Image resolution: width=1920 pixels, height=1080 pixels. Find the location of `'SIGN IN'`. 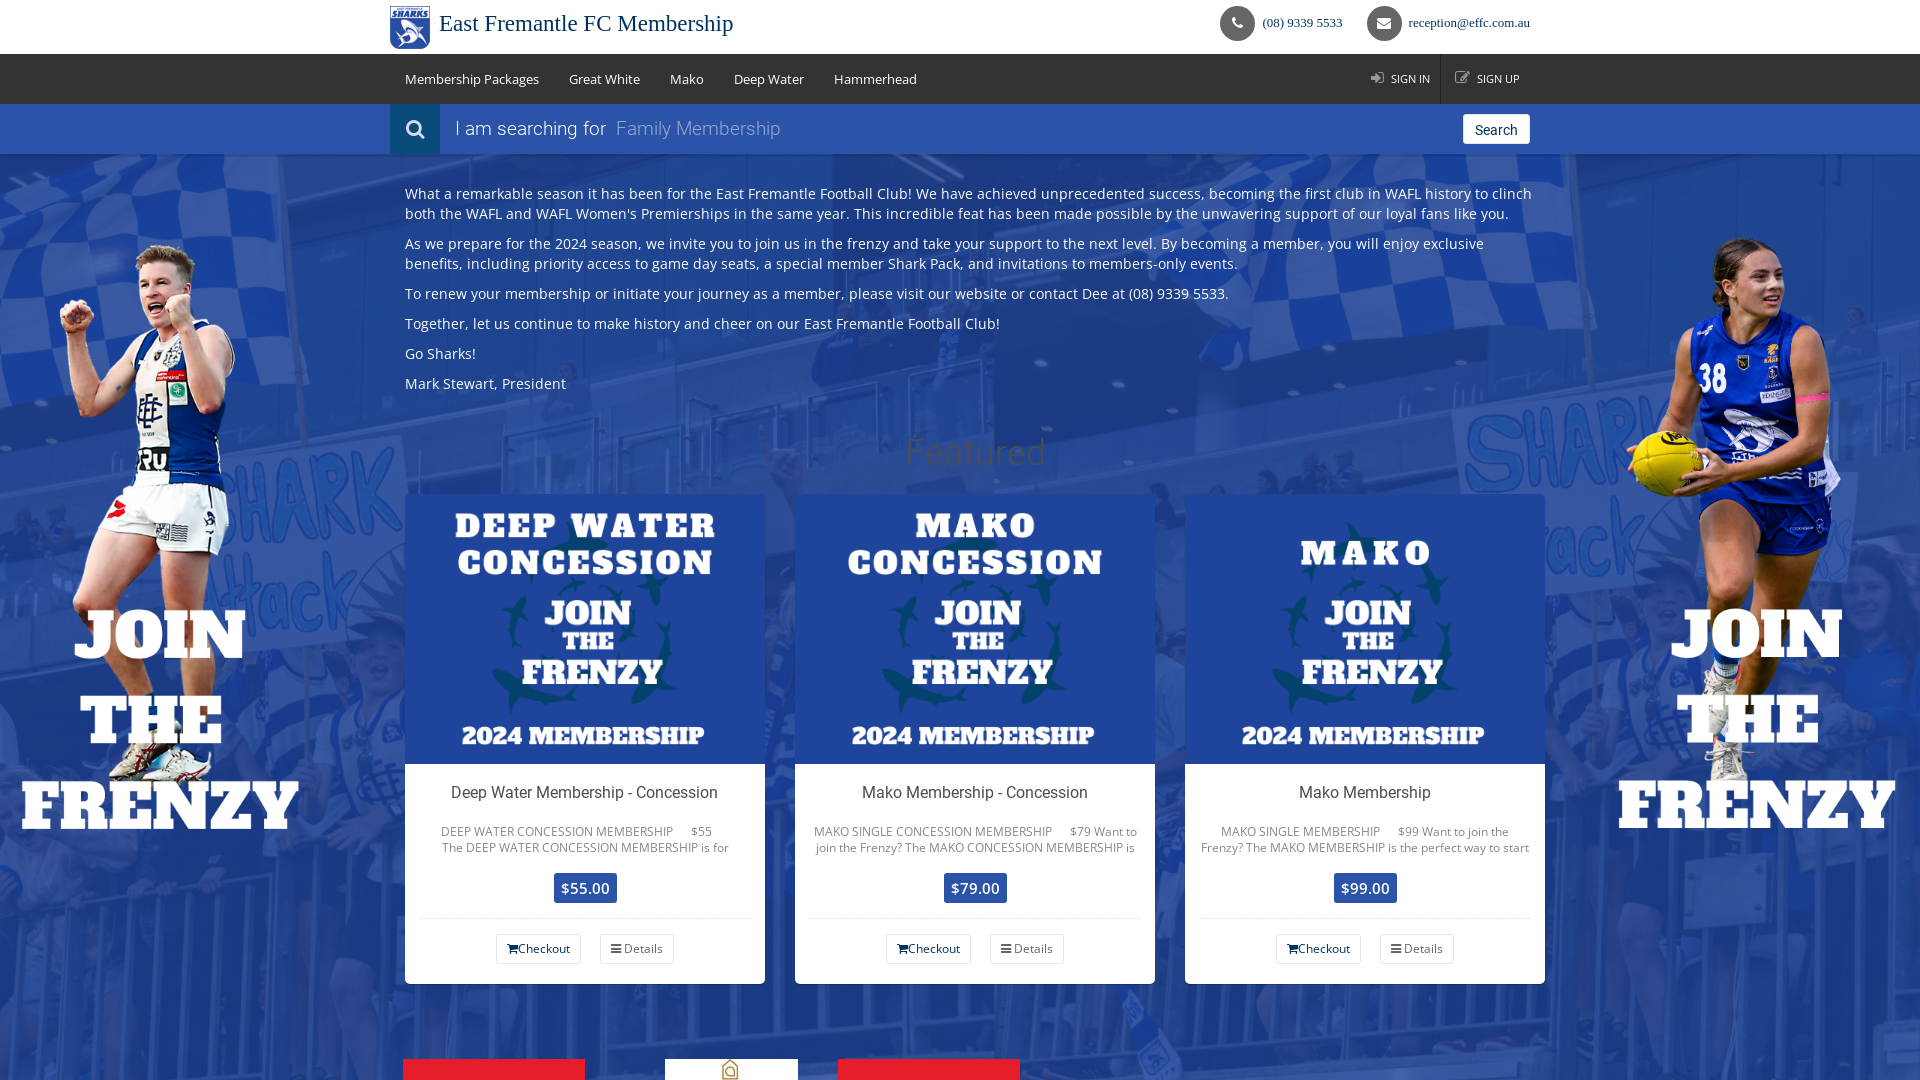

'SIGN IN' is located at coordinates (1399, 77).